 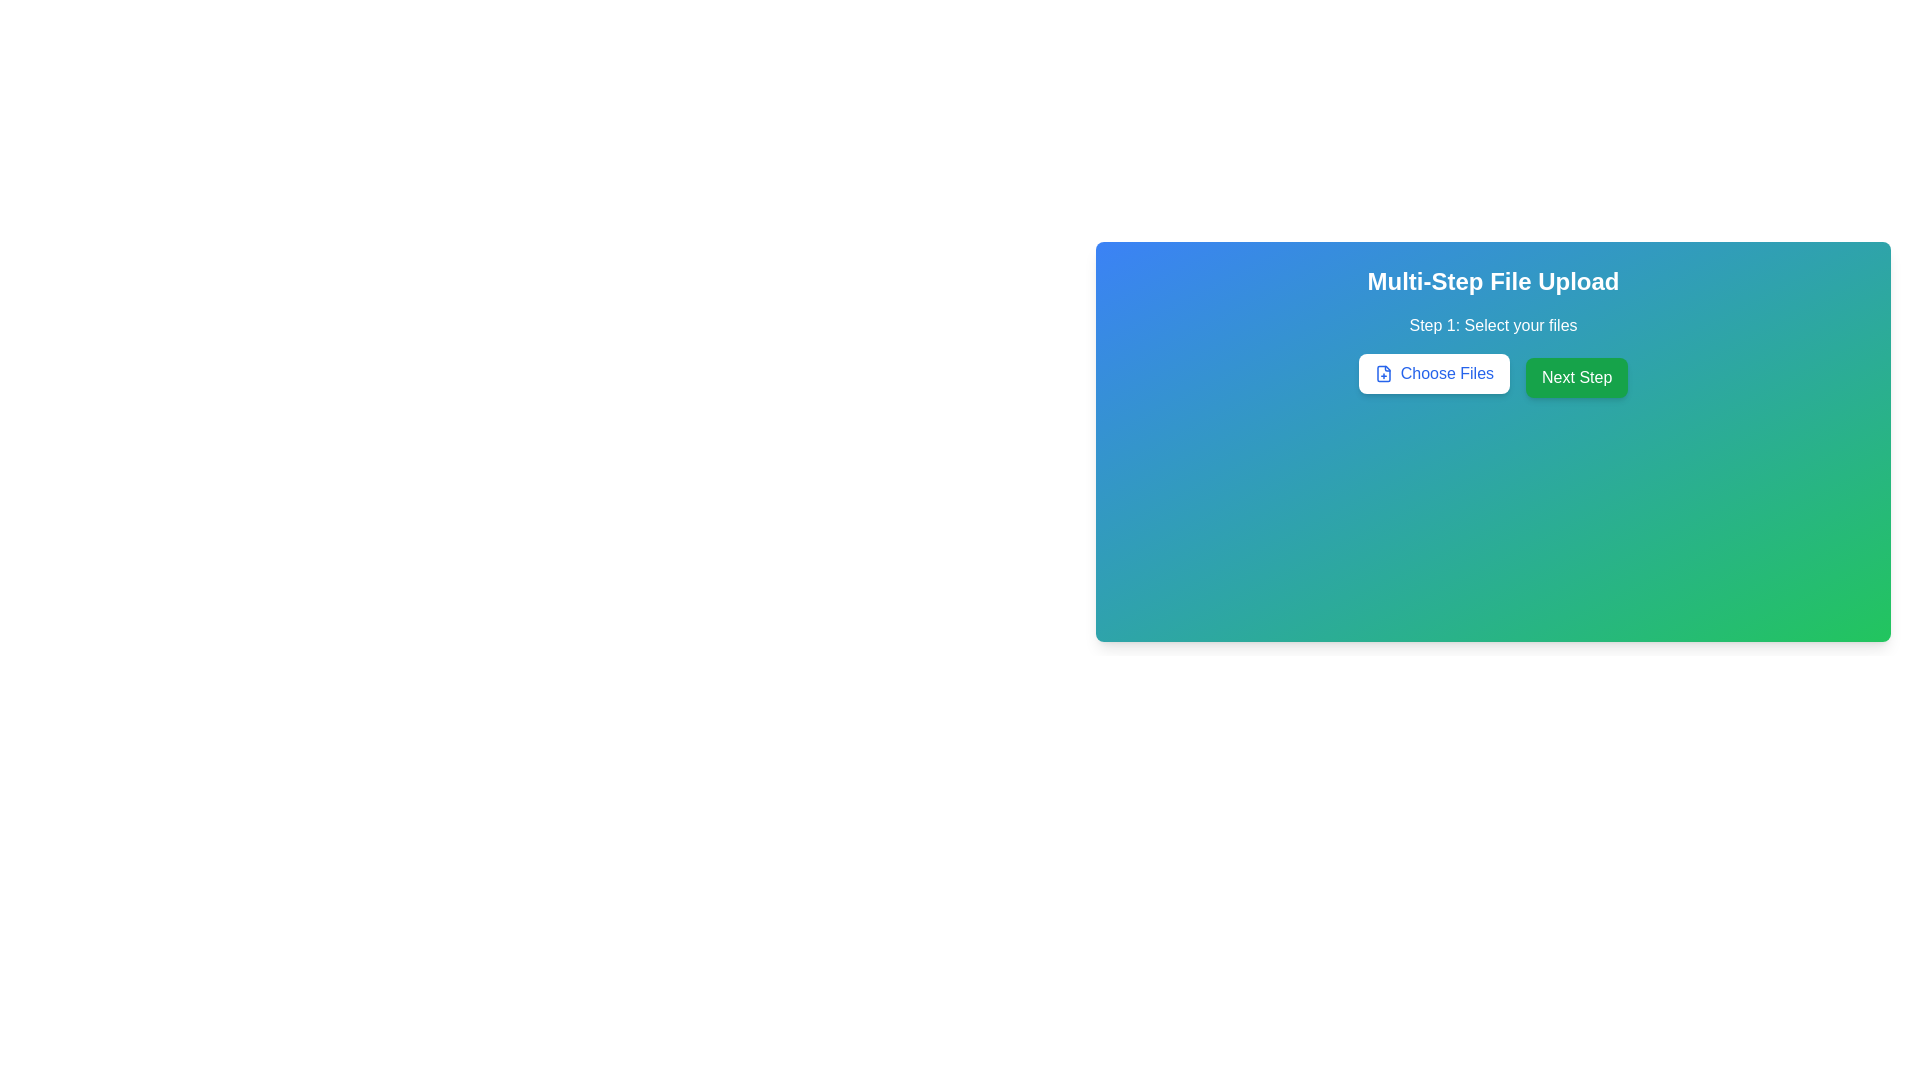 What do you see at coordinates (1447, 374) in the screenshot?
I see `the 'Choose Files' label, which indicates the functionality of the adjacent button for file uploads` at bounding box center [1447, 374].